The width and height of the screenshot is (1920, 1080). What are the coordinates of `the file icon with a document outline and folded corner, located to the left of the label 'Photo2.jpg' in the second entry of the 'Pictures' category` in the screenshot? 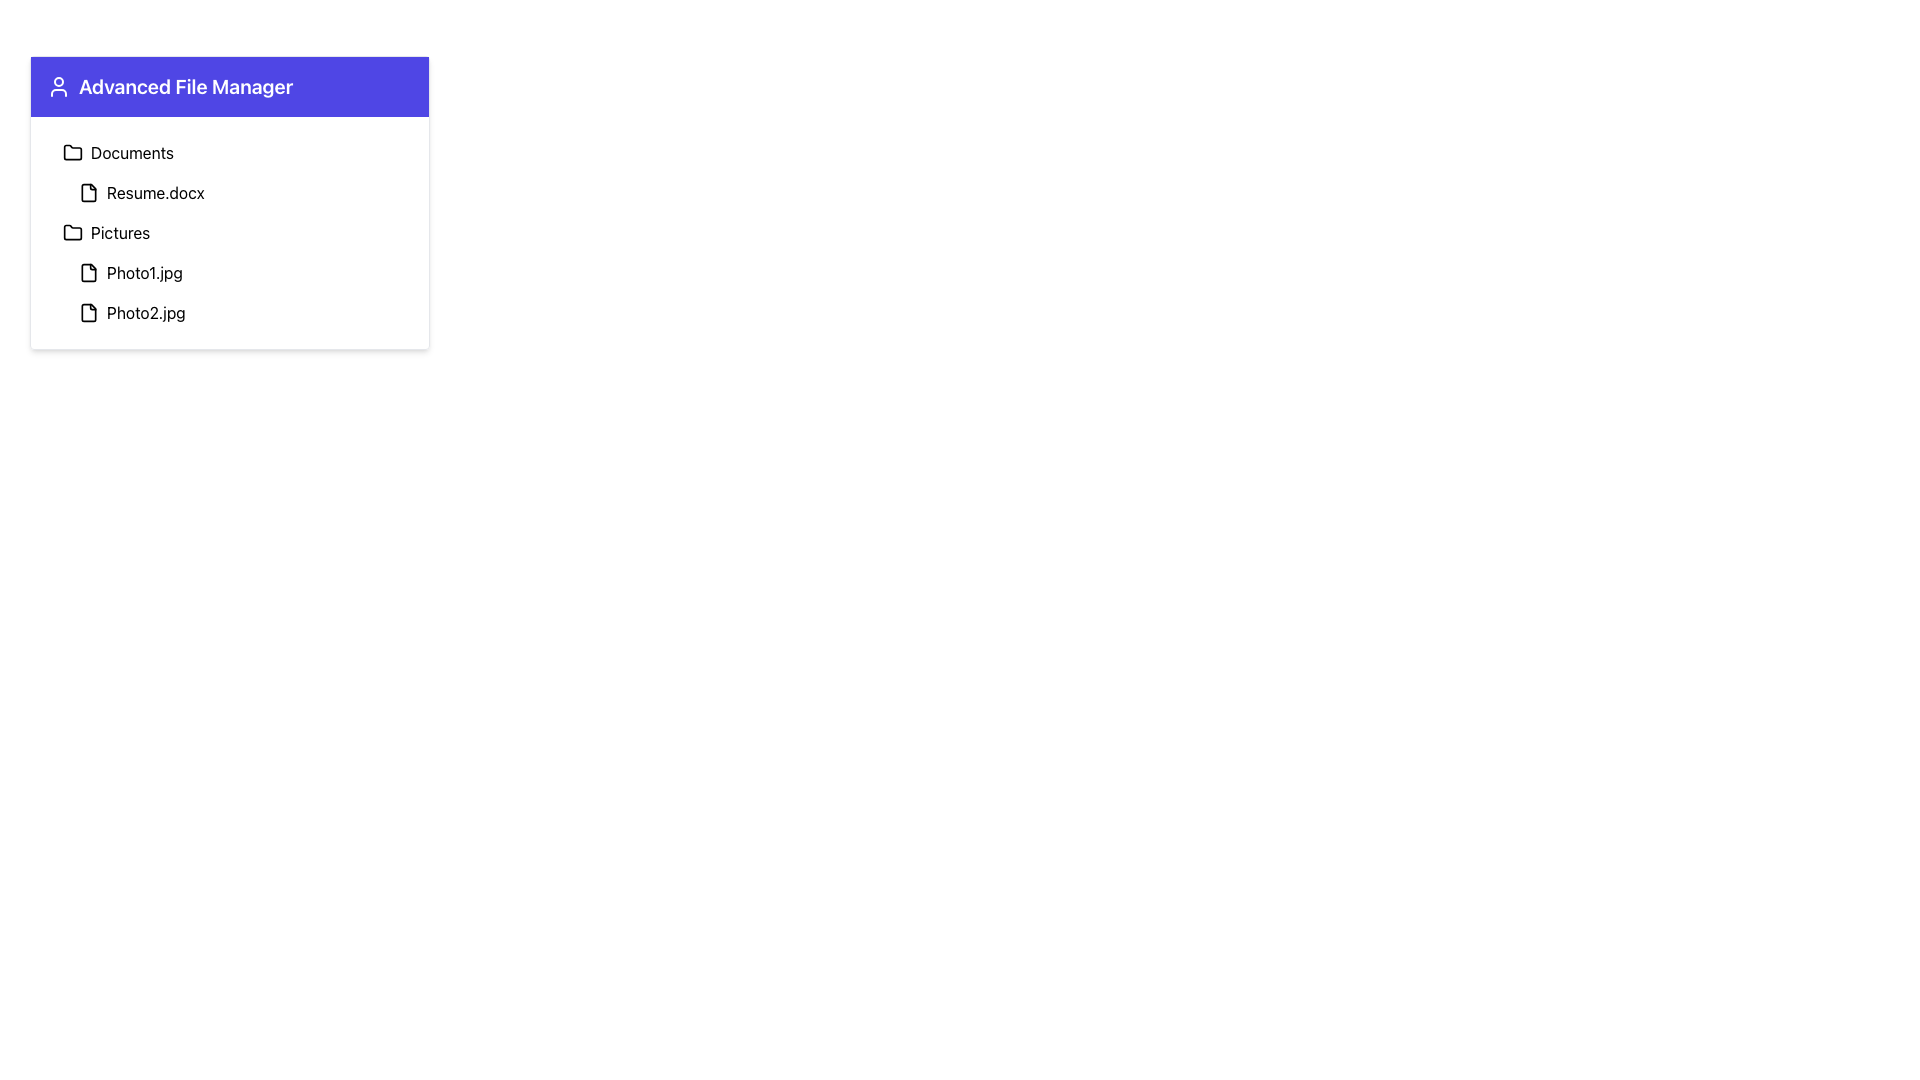 It's located at (88, 312).